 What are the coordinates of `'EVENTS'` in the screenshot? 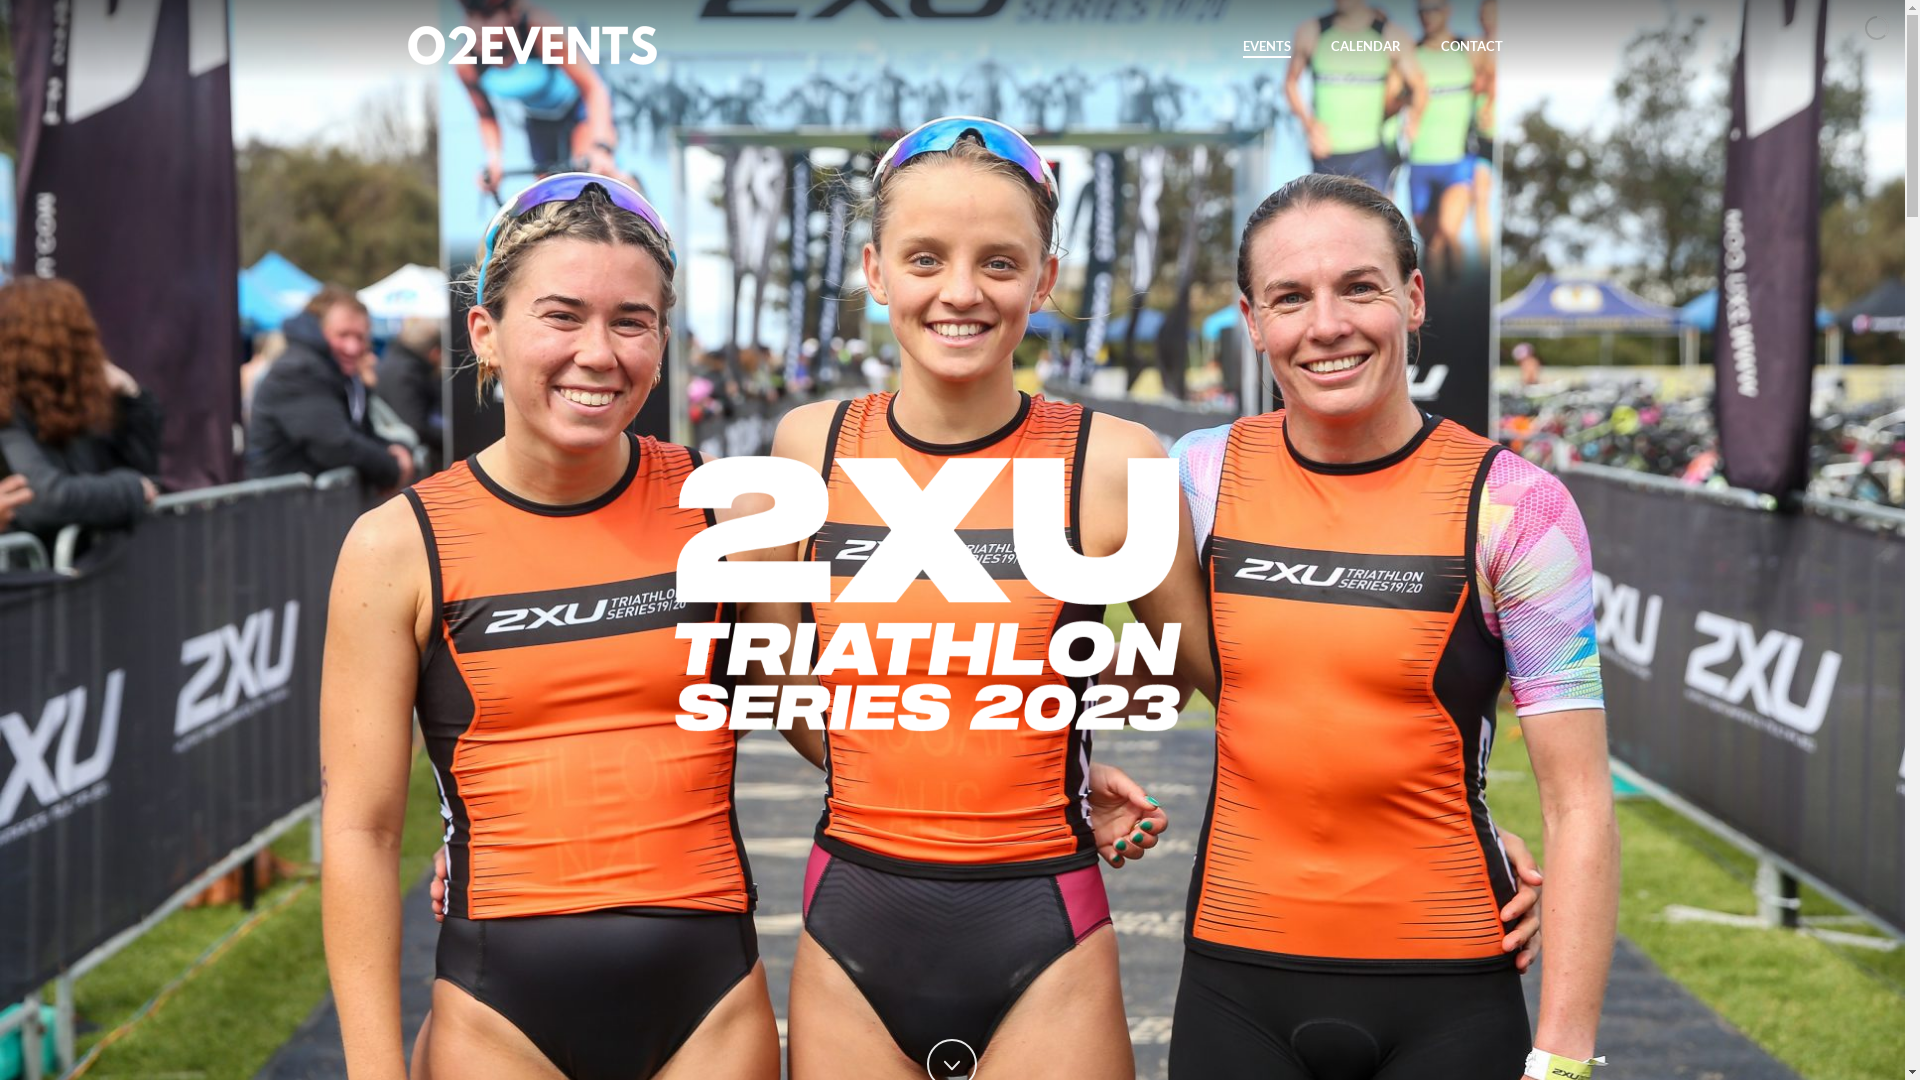 It's located at (1265, 45).